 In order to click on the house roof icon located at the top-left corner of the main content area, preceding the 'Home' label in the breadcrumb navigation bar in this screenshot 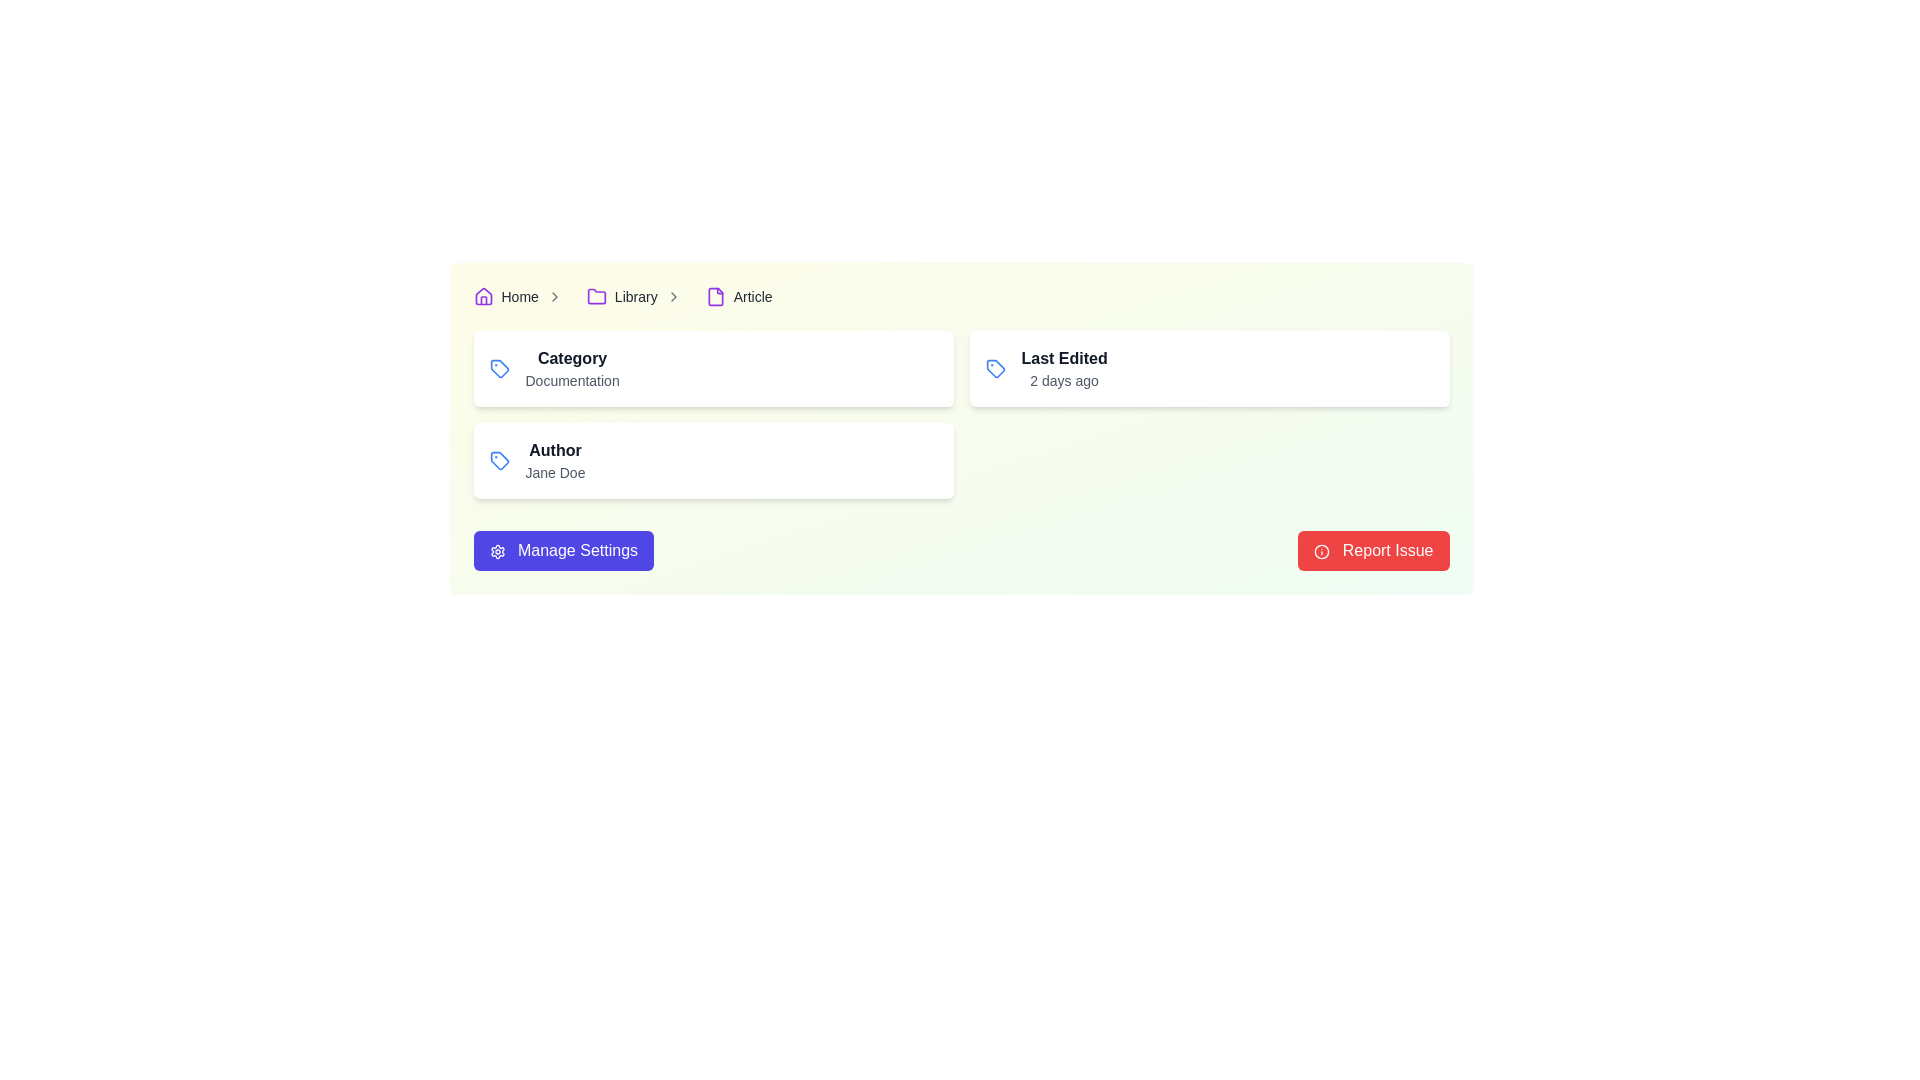, I will do `click(483, 296)`.